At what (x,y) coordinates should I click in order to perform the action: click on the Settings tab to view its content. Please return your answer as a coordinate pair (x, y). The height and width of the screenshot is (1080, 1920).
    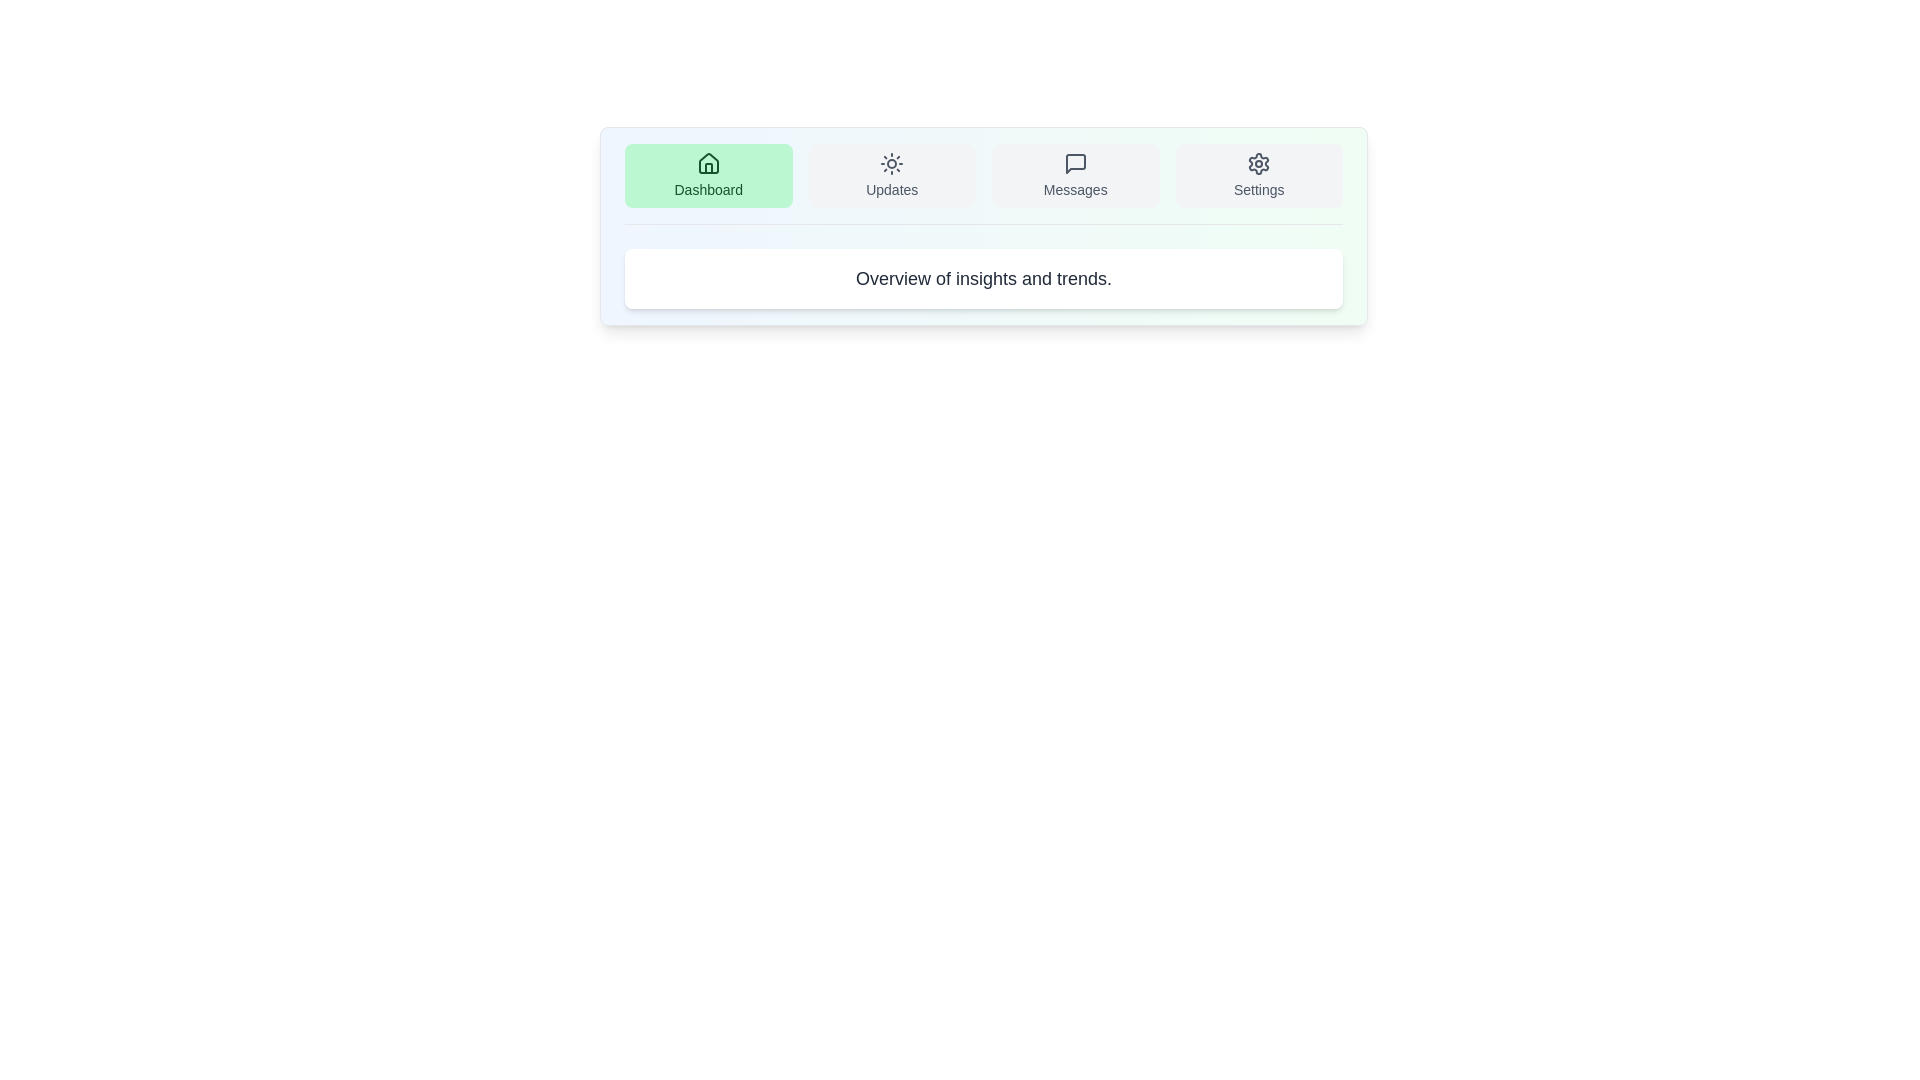
    Looking at the image, I should click on (1258, 175).